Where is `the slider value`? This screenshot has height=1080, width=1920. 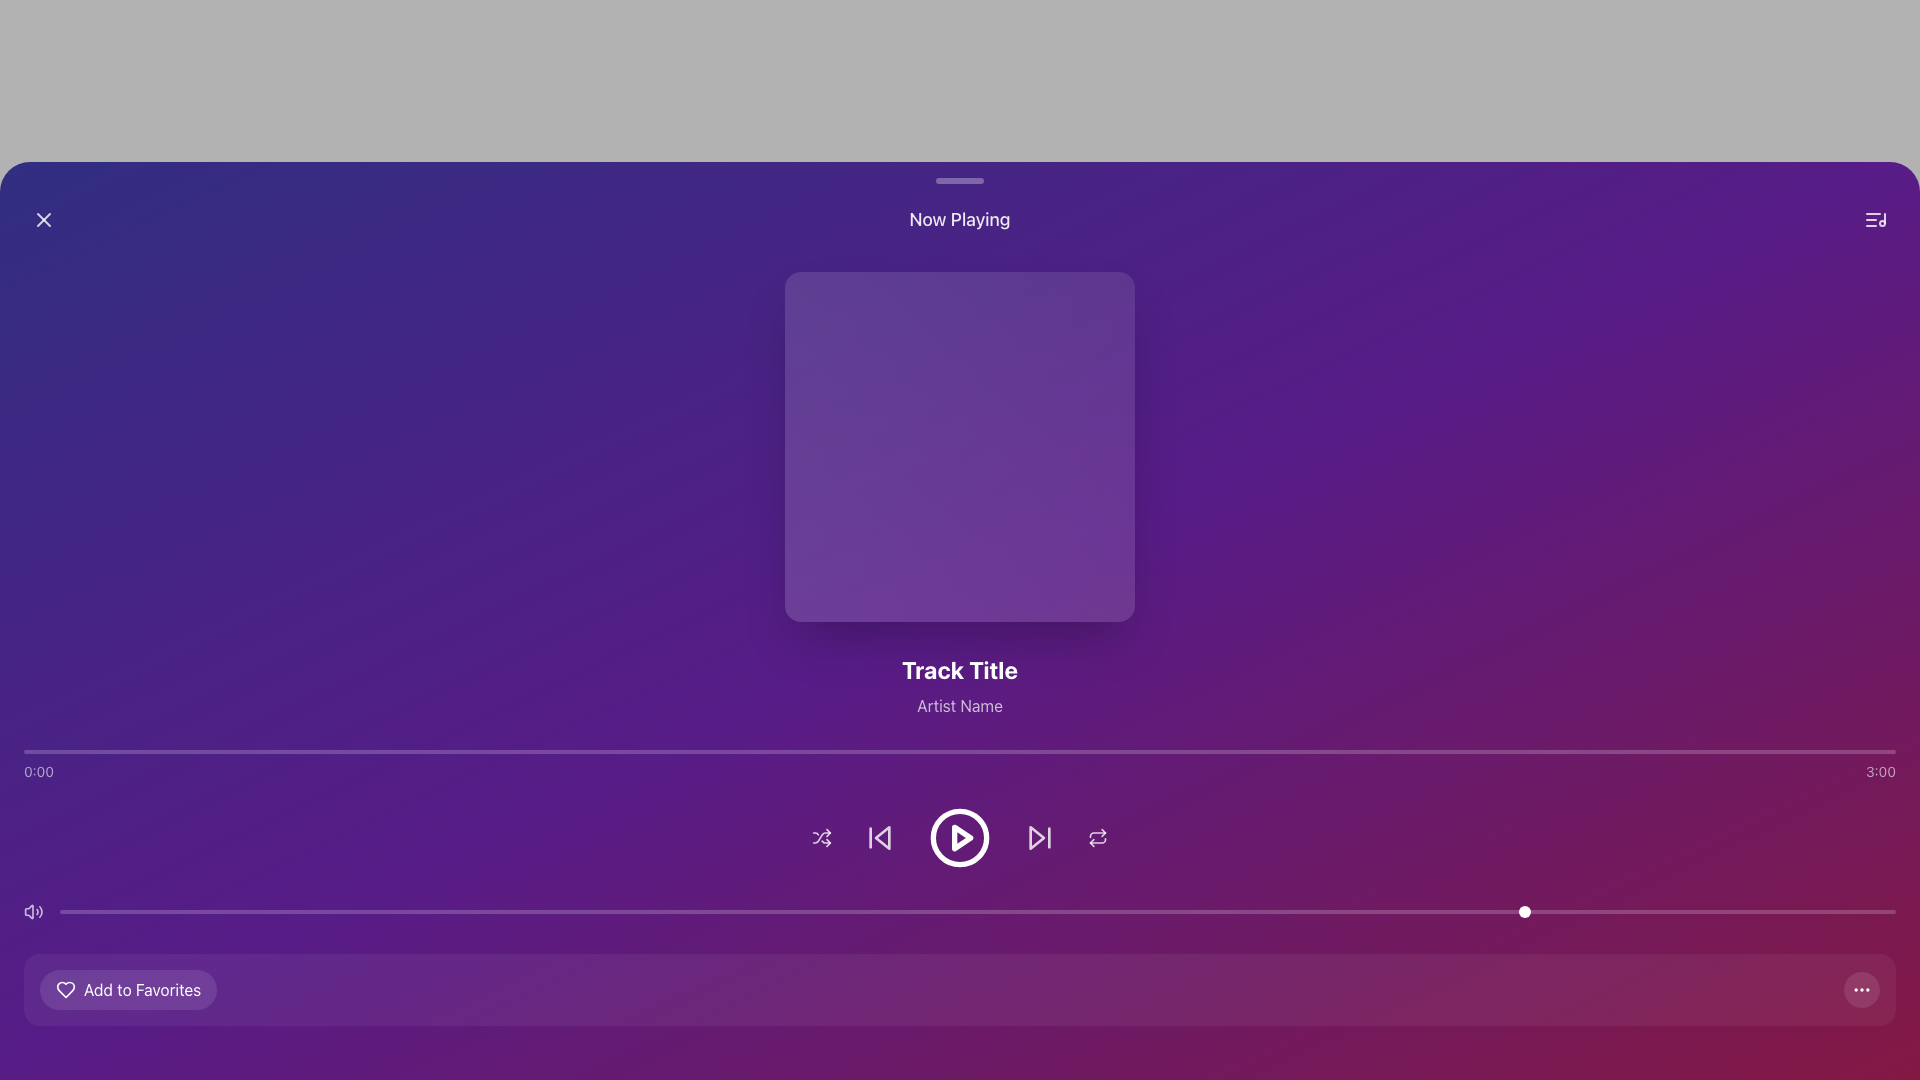 the slider value is located at coordinates (113, 911).